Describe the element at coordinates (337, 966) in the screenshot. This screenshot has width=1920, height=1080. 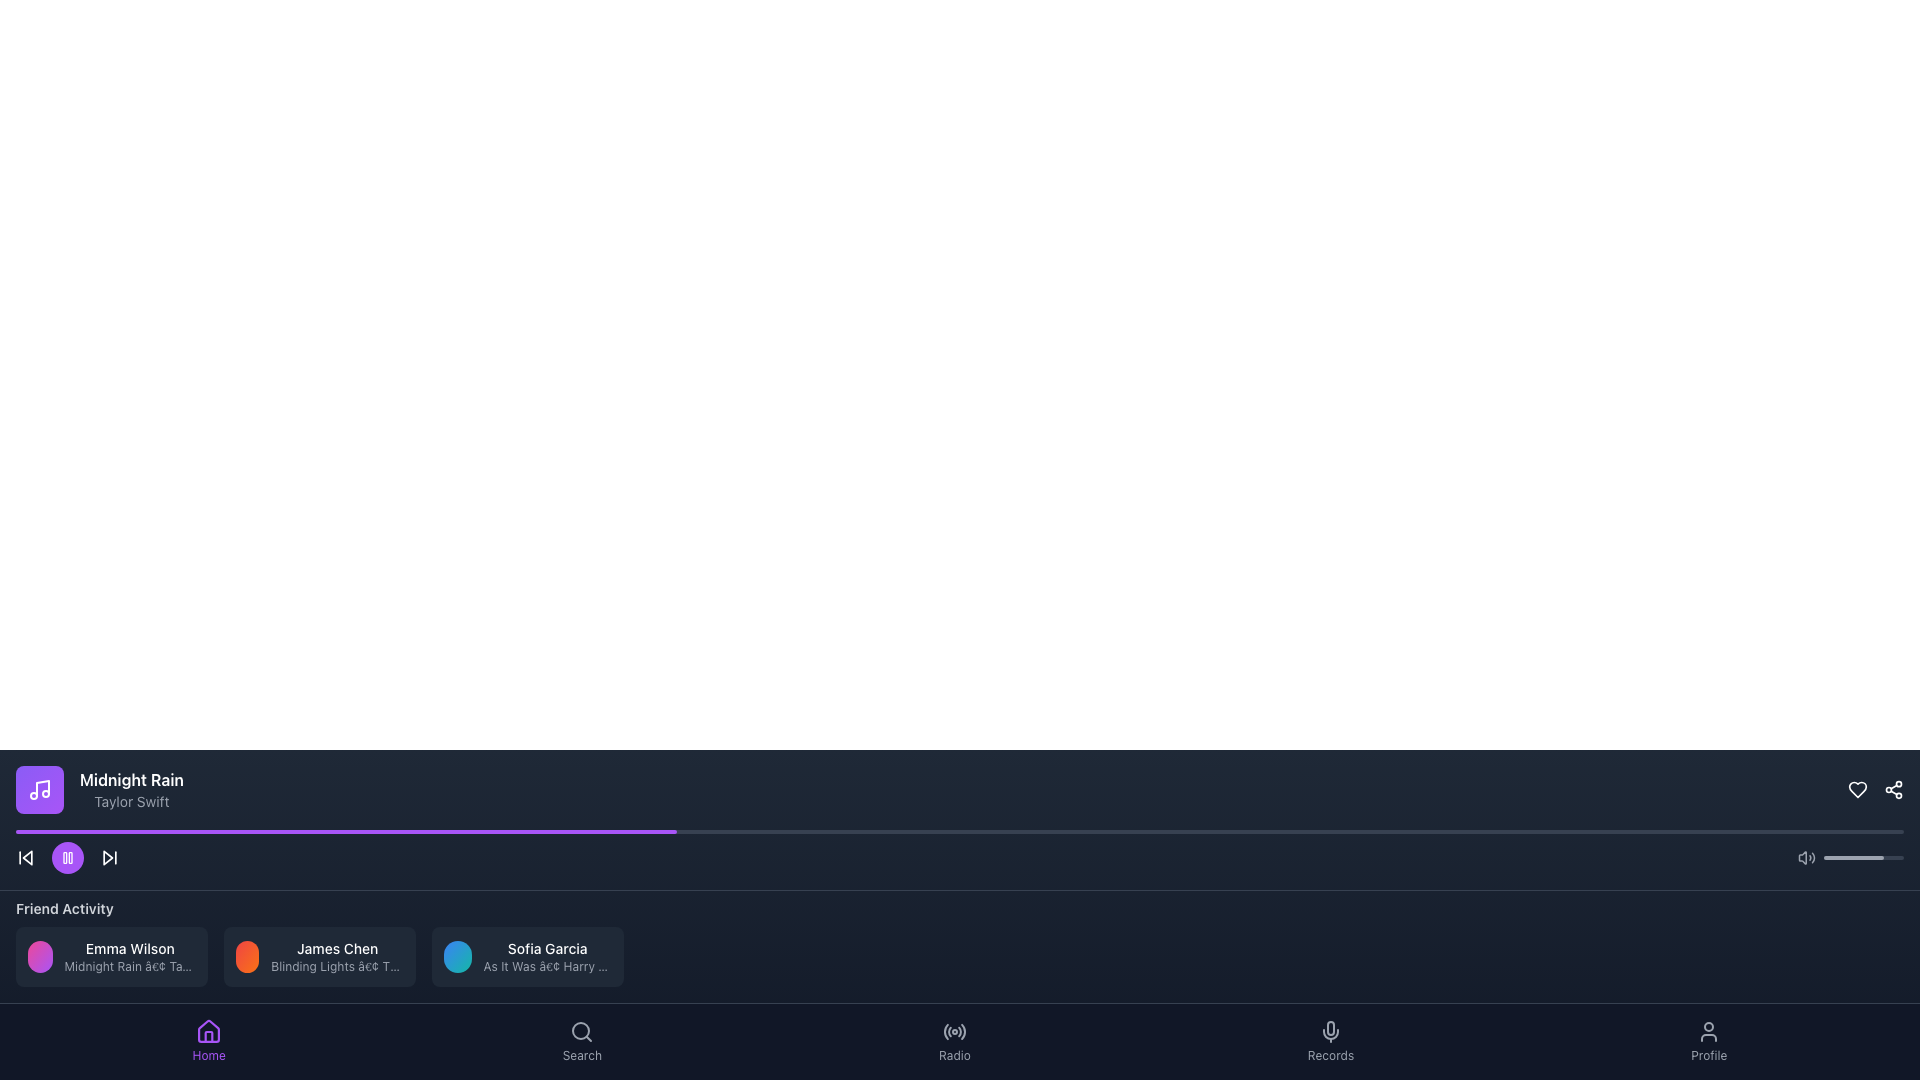
I see `the text label displaying 'Blinding Lights • The Weeknd' located in the middle card of the 'Friend Activity' section, positioned below 'James Chen'` at that location.